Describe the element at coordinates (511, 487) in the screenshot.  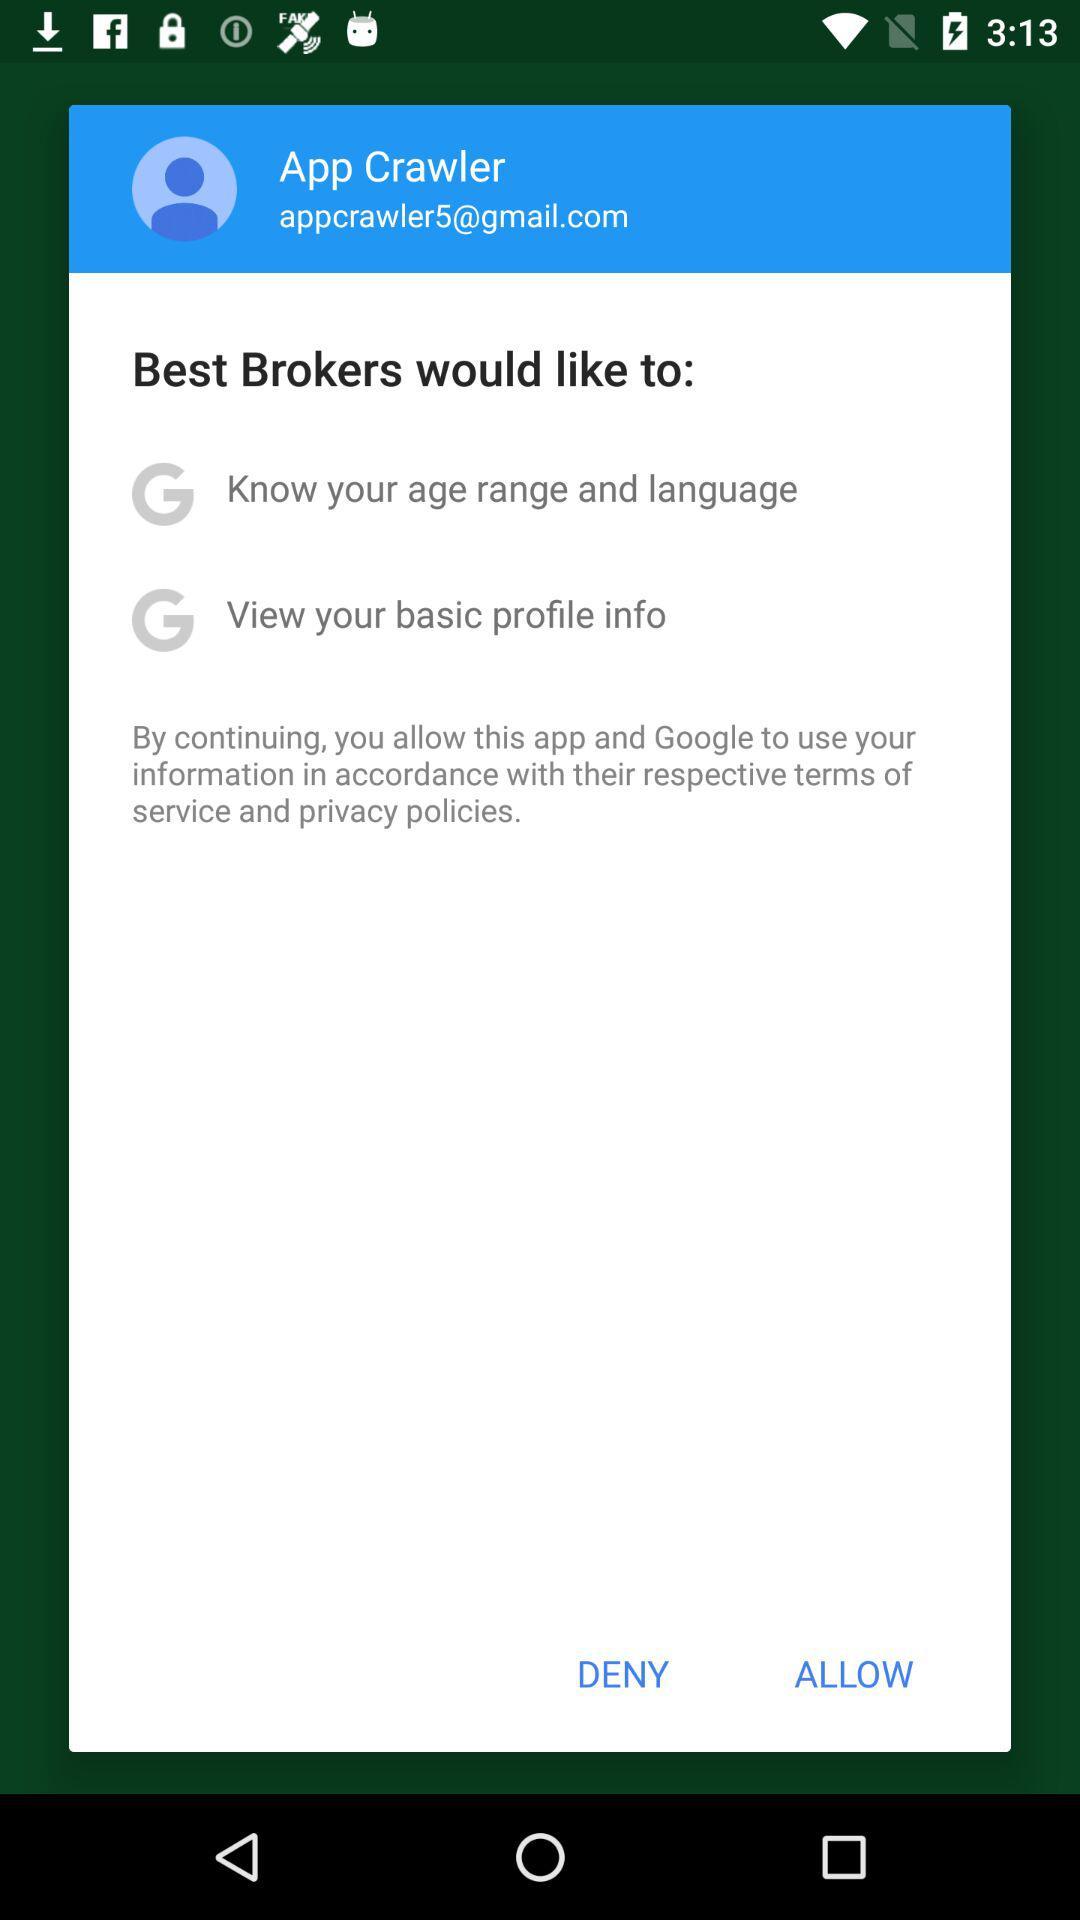
I see `icon above the view your basic app` at that location.